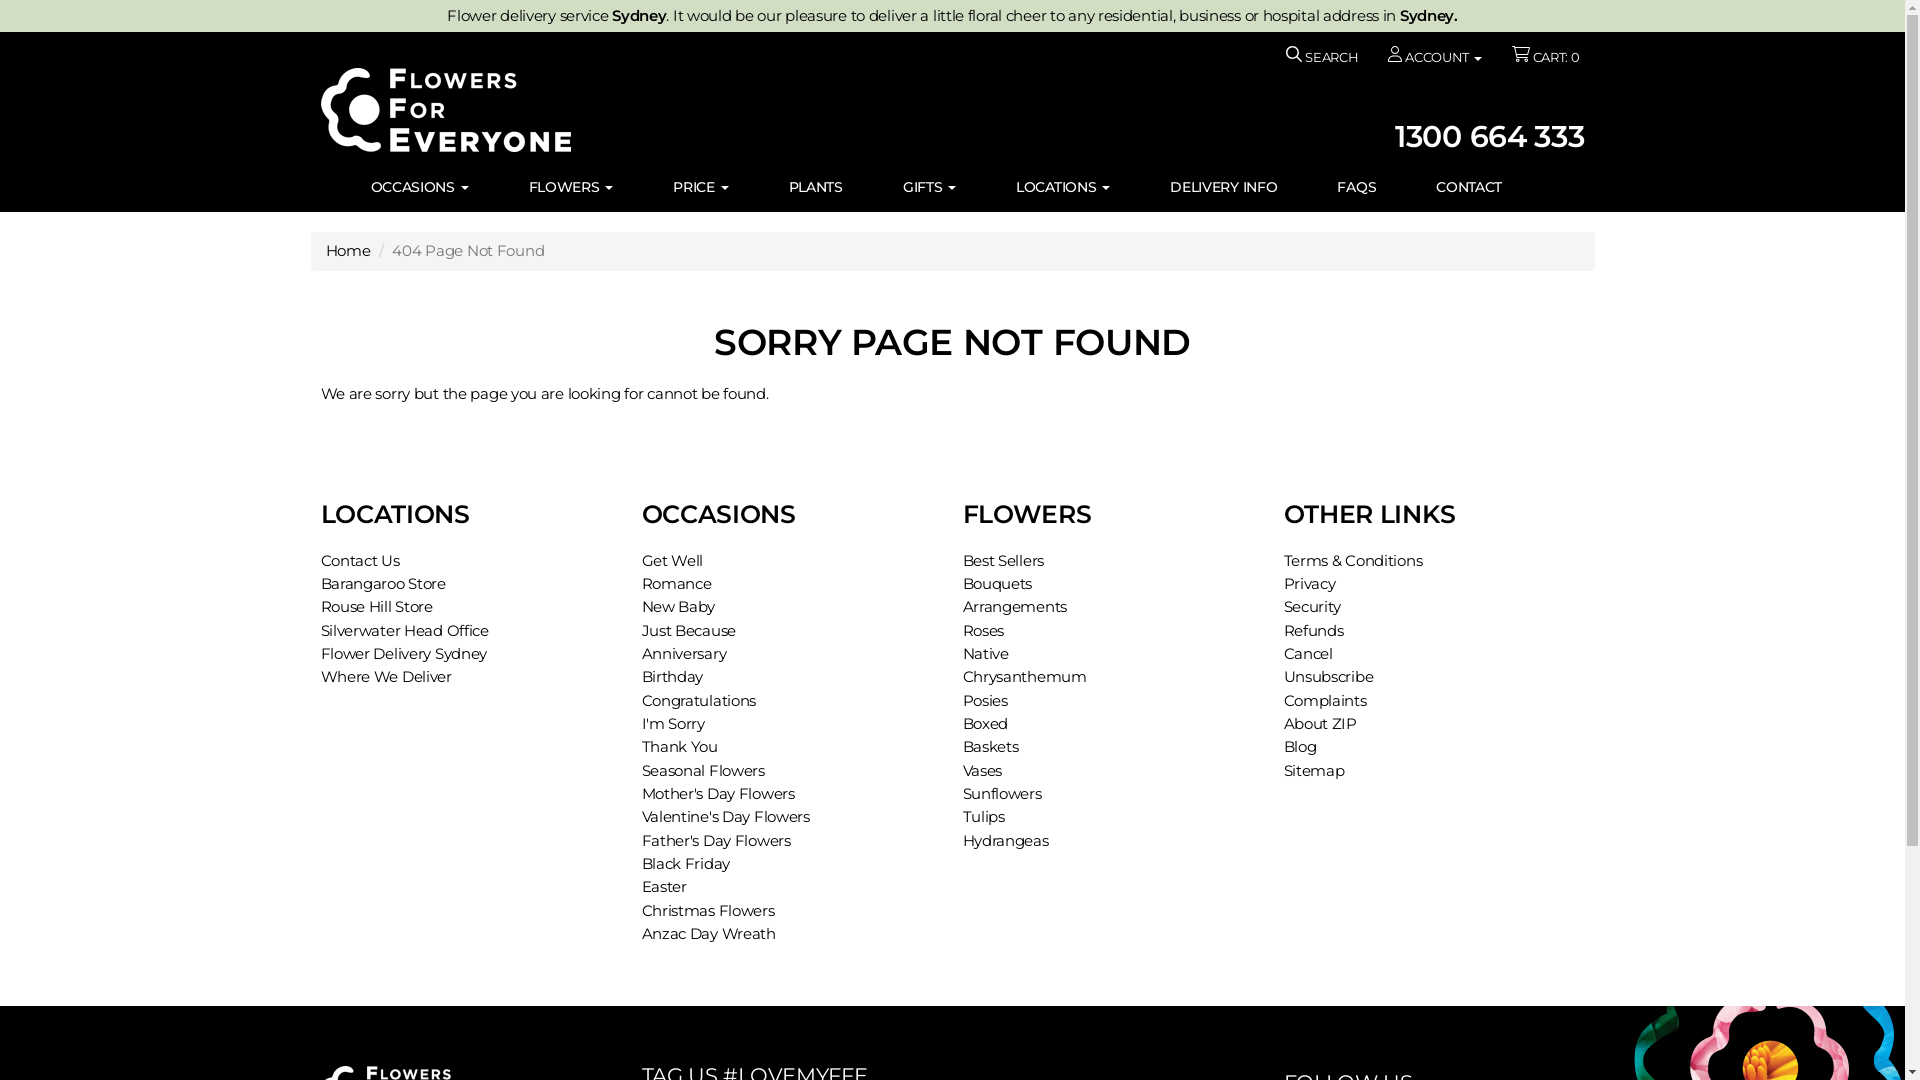  I want to click on 'Hydrangeas', so click(1004, 840).